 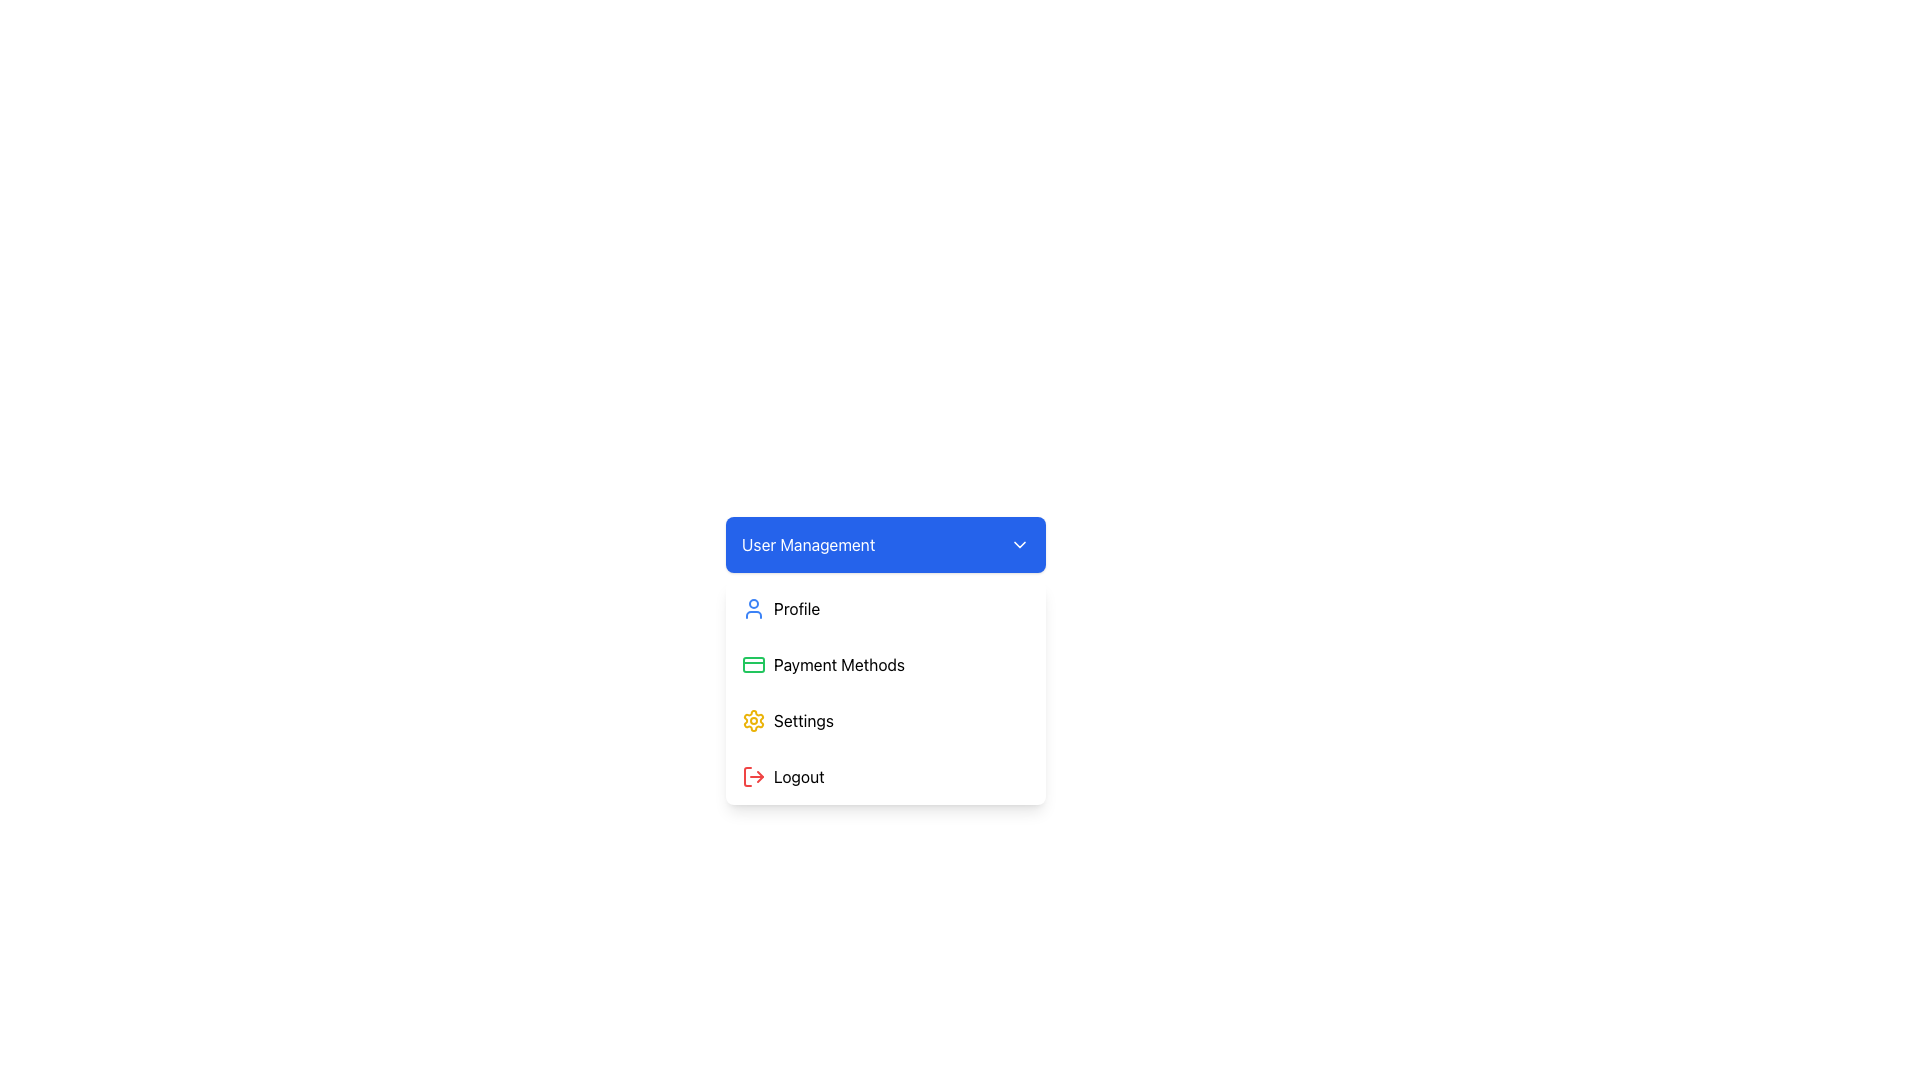 What do you see at coordinates (885, 544) in the screenshot?
I see `the Dropdown trigger button located at the top of the vertical list` at bounding box center [885, 544].